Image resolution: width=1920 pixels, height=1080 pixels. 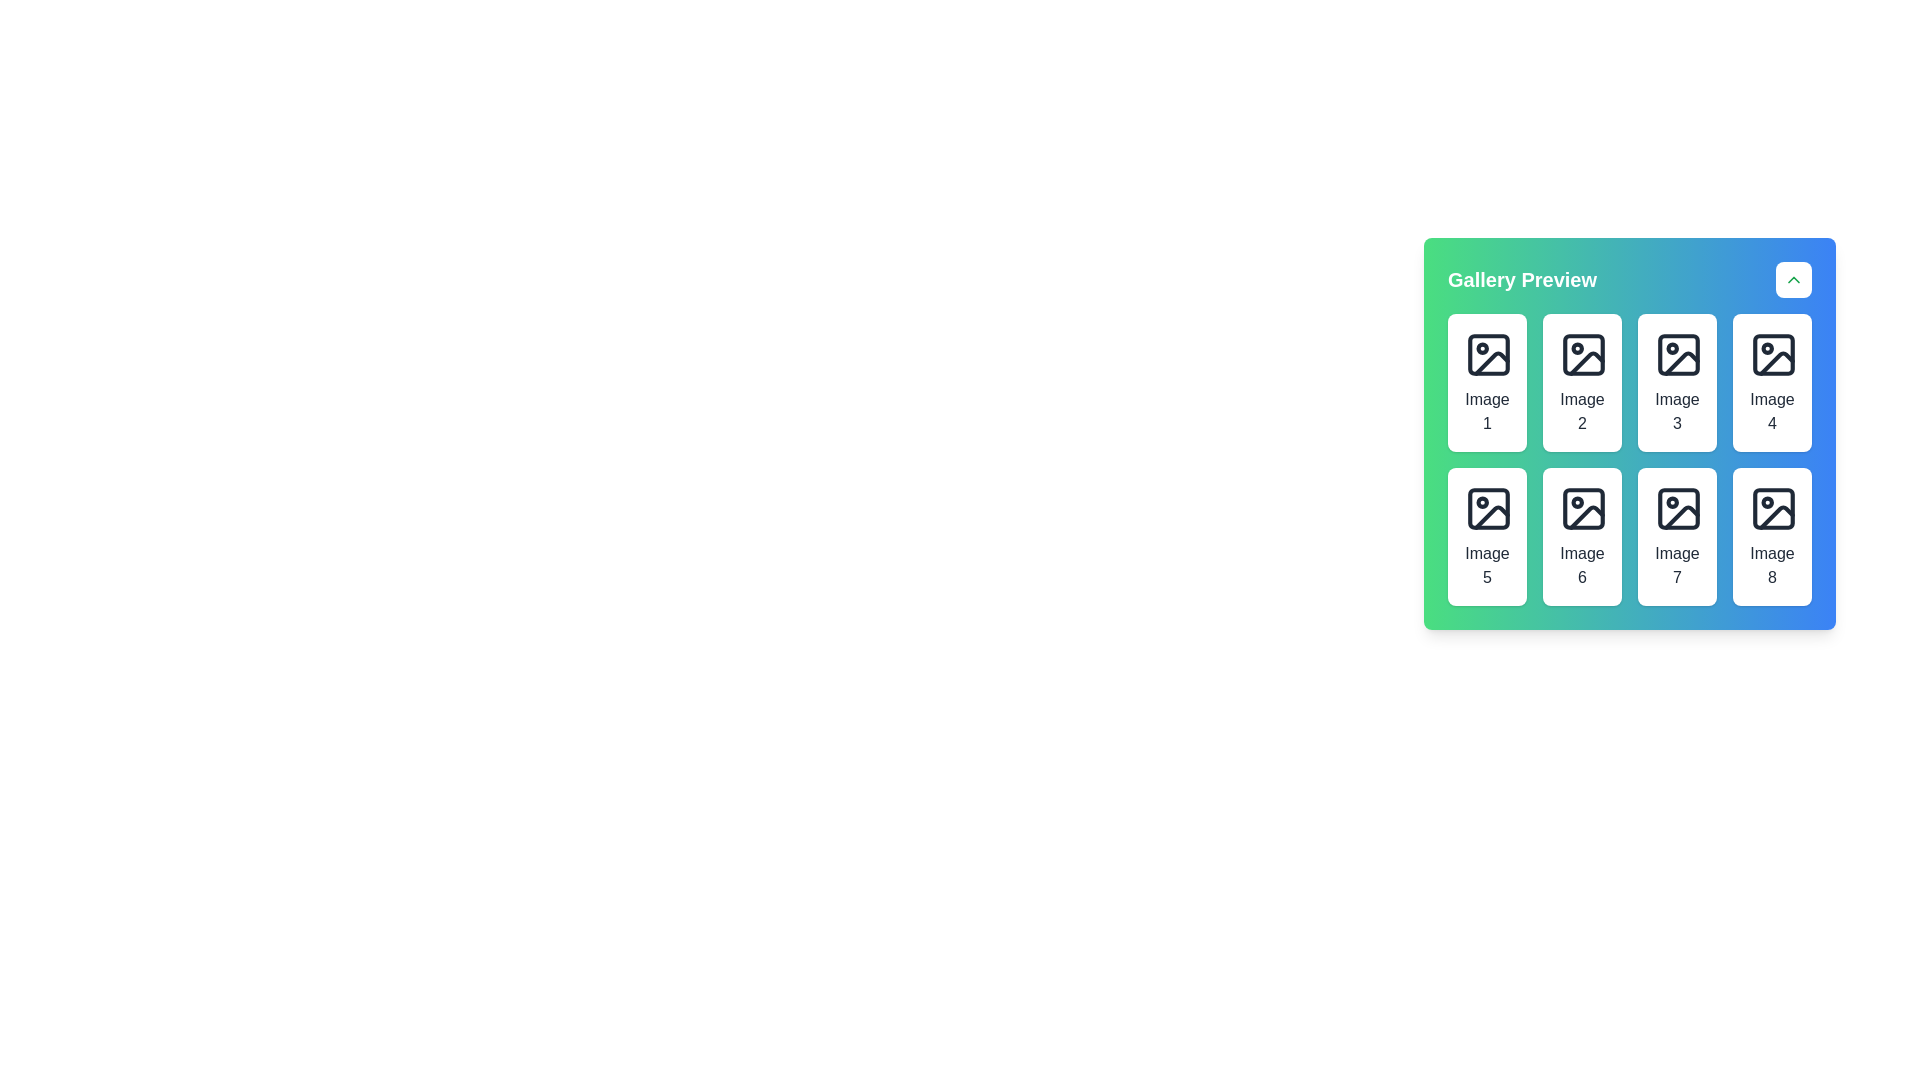 I want to click on the Text label in the seventh cell of the gallery grid that identifies the corresponding image preview, so click(x=1677, y=566).